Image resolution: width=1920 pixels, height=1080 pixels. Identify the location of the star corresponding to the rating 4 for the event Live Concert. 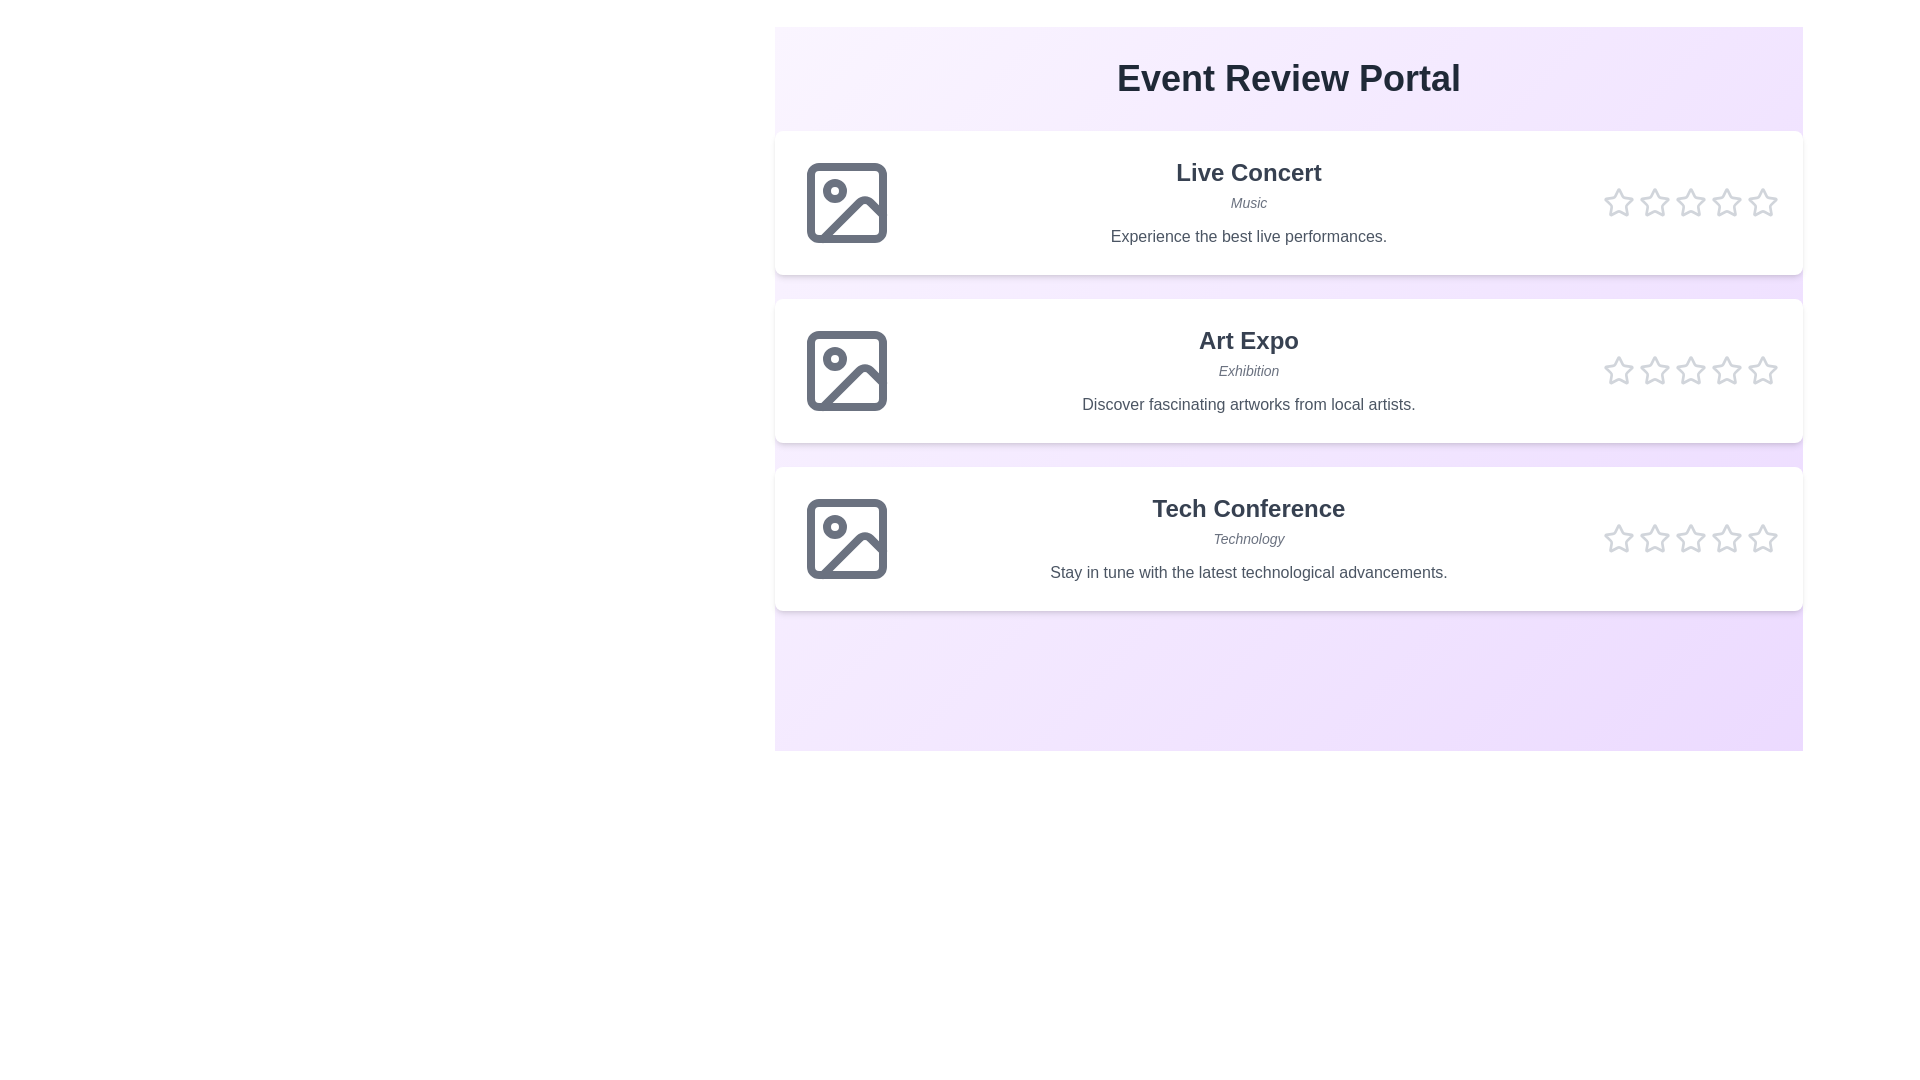
(1726, 203).